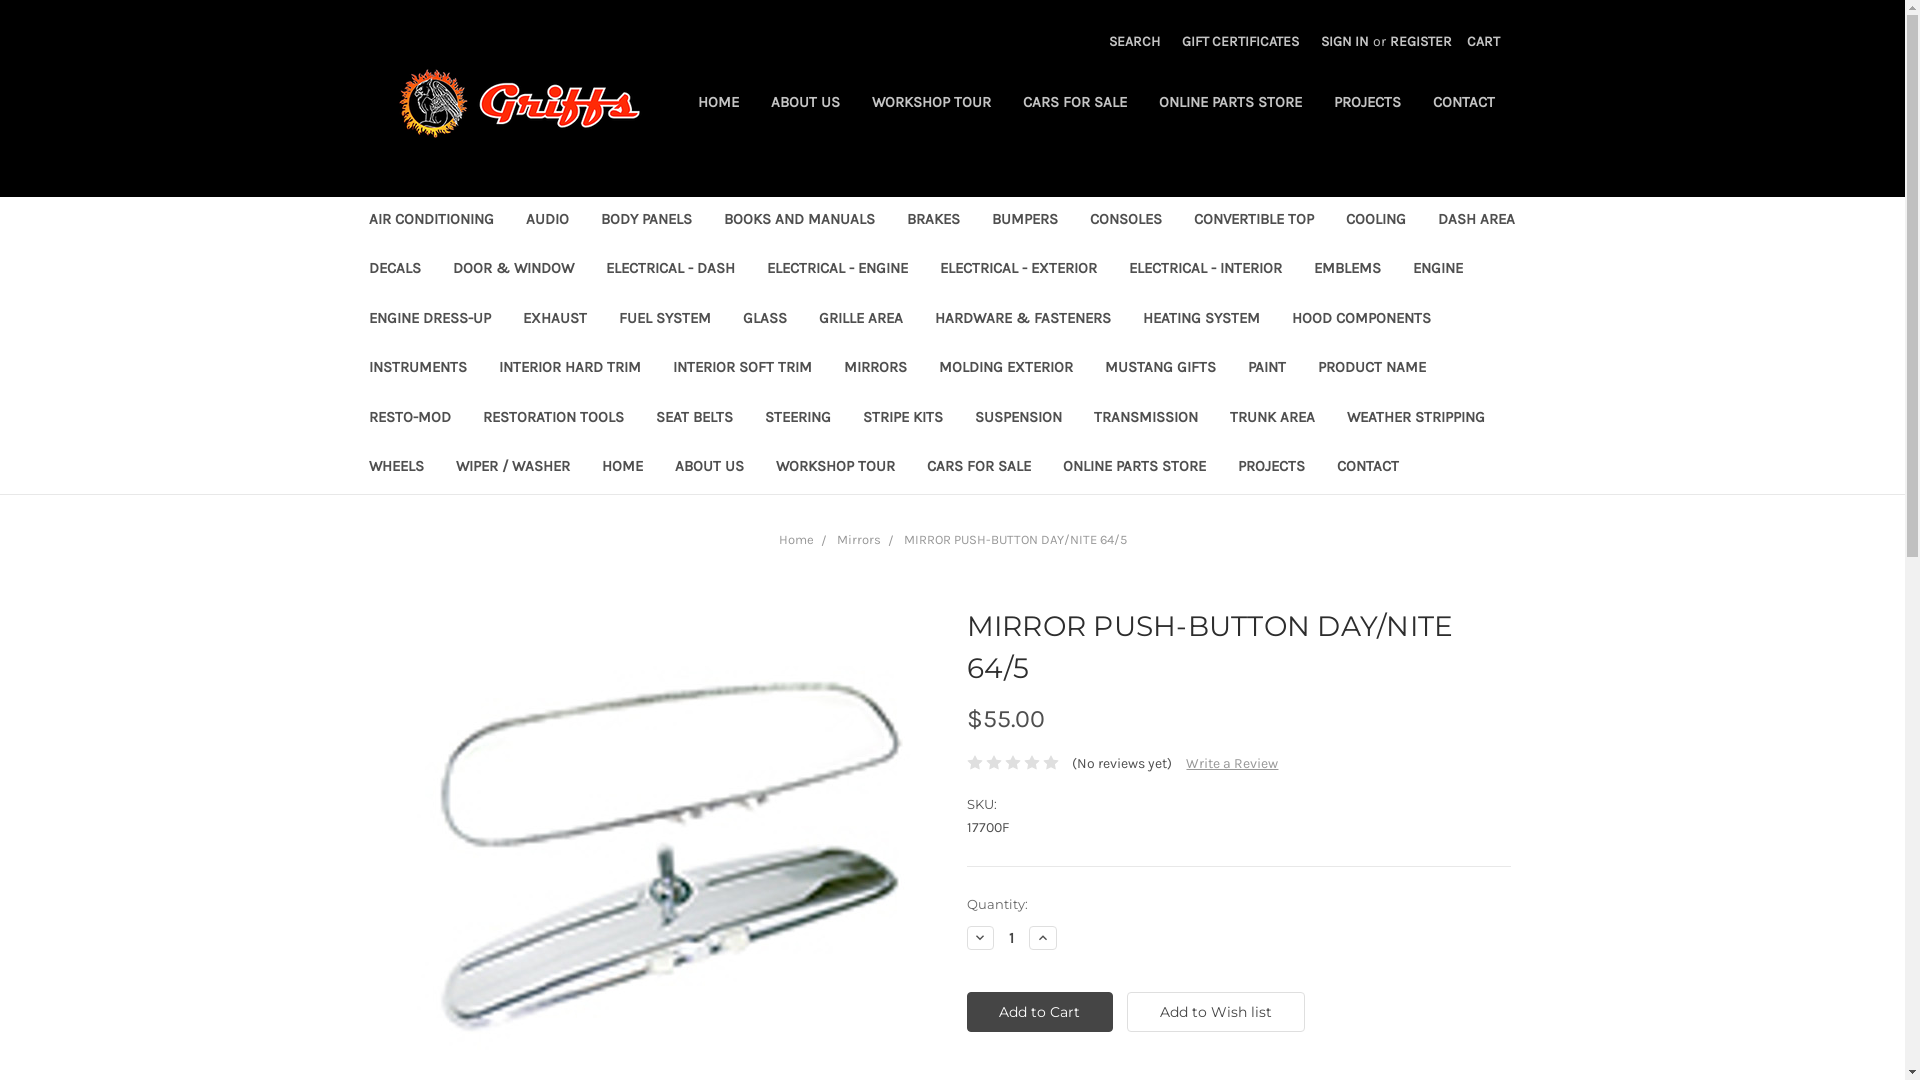 The width and height of the screenshot is (1920, 1080). I want to click on 'INTERIOR SOFT TRIM', so click(656, 369).